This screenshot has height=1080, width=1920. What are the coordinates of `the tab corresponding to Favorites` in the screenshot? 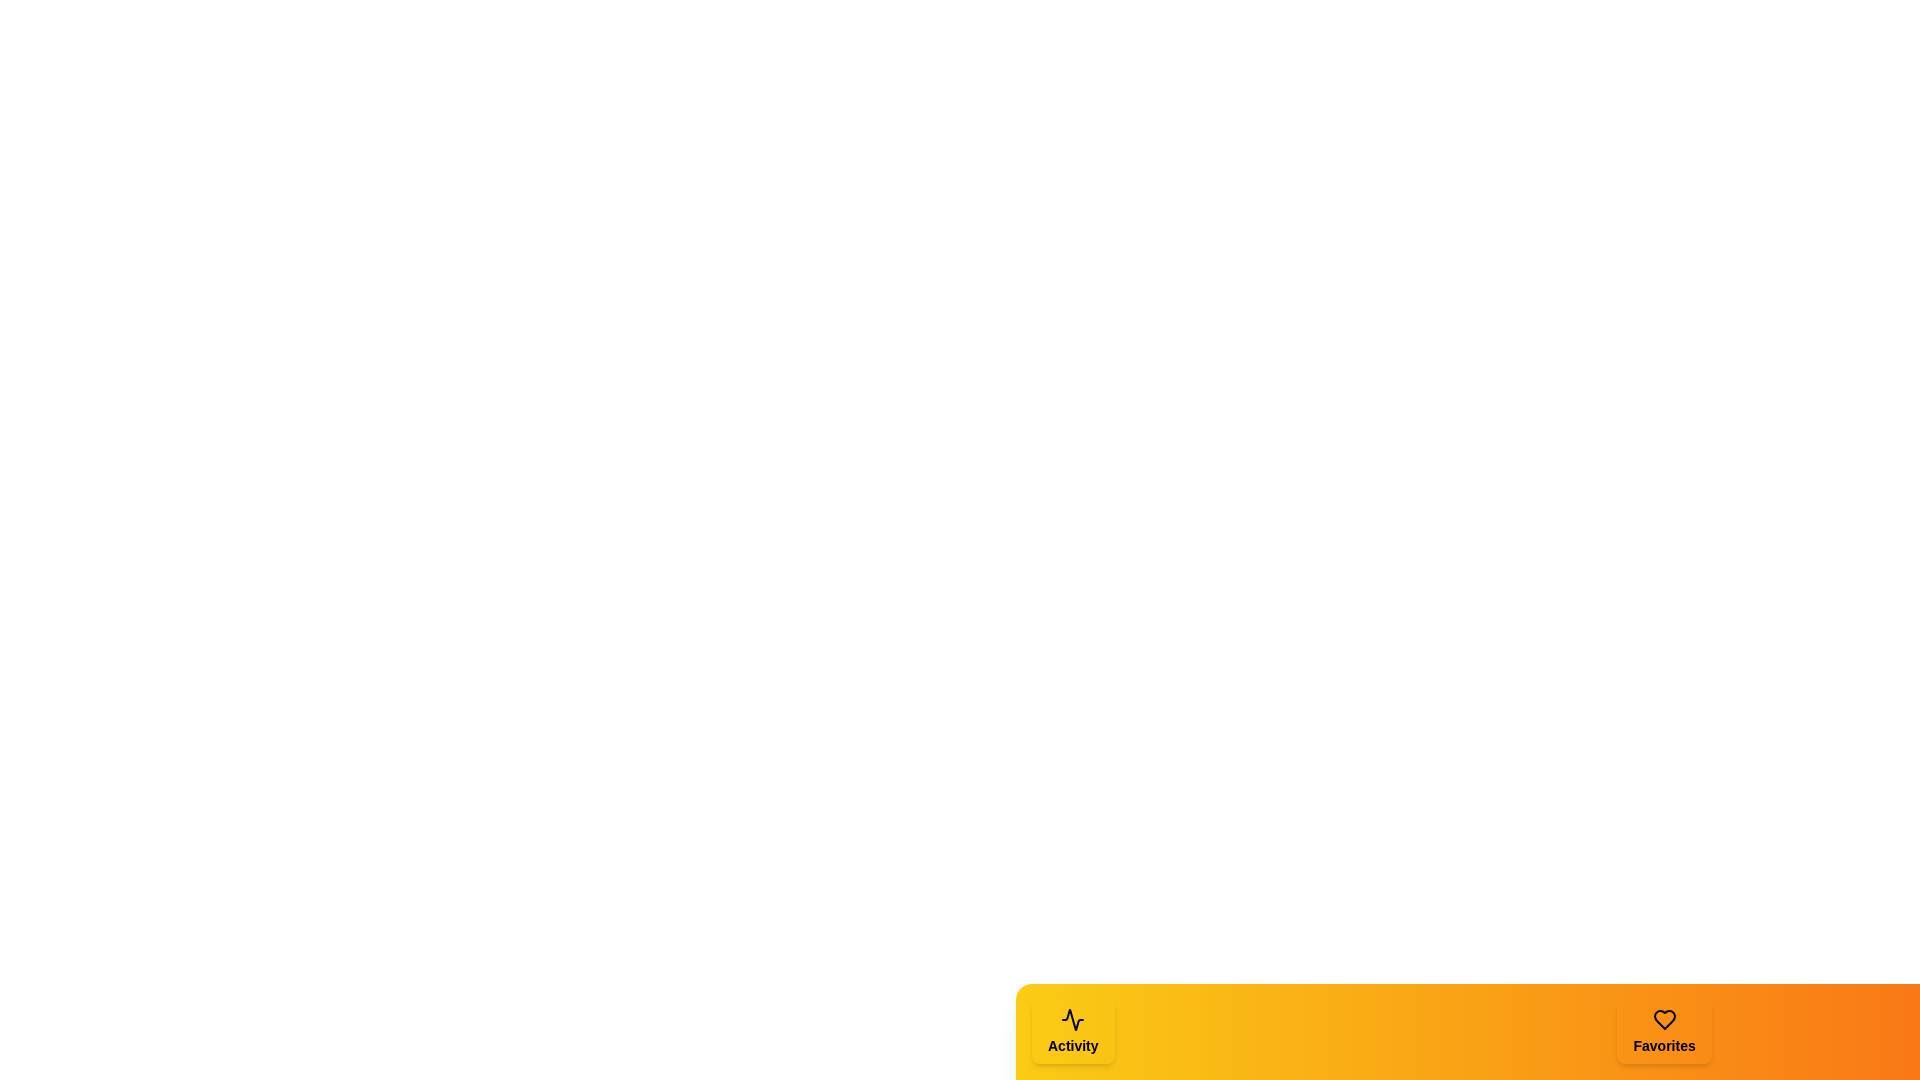 It's located at (1664, 1032).